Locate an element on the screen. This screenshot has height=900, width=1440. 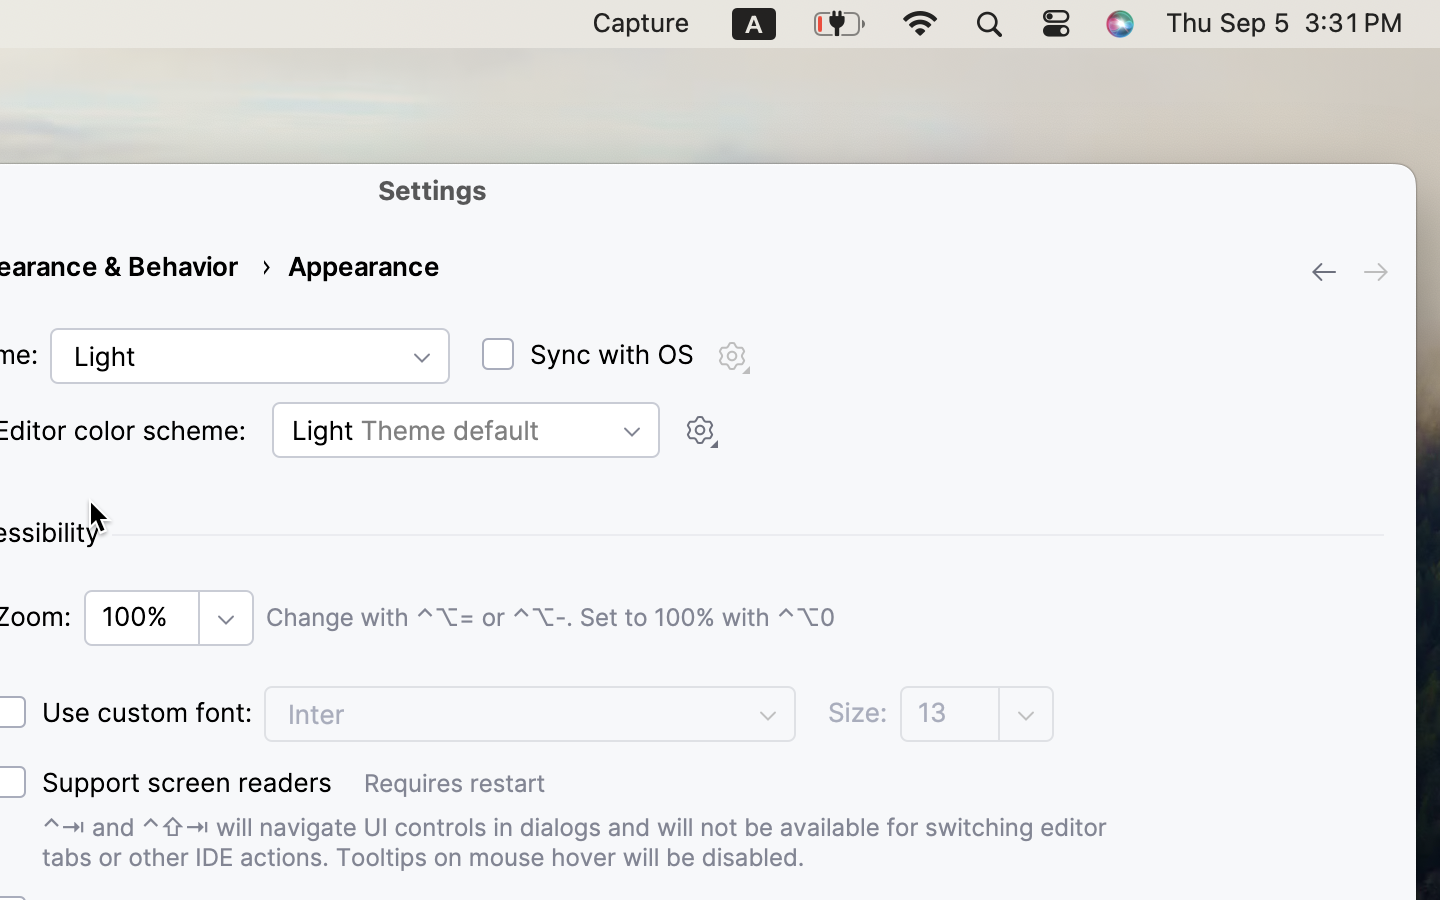
'Inter' is located at coordinates (529, 712).